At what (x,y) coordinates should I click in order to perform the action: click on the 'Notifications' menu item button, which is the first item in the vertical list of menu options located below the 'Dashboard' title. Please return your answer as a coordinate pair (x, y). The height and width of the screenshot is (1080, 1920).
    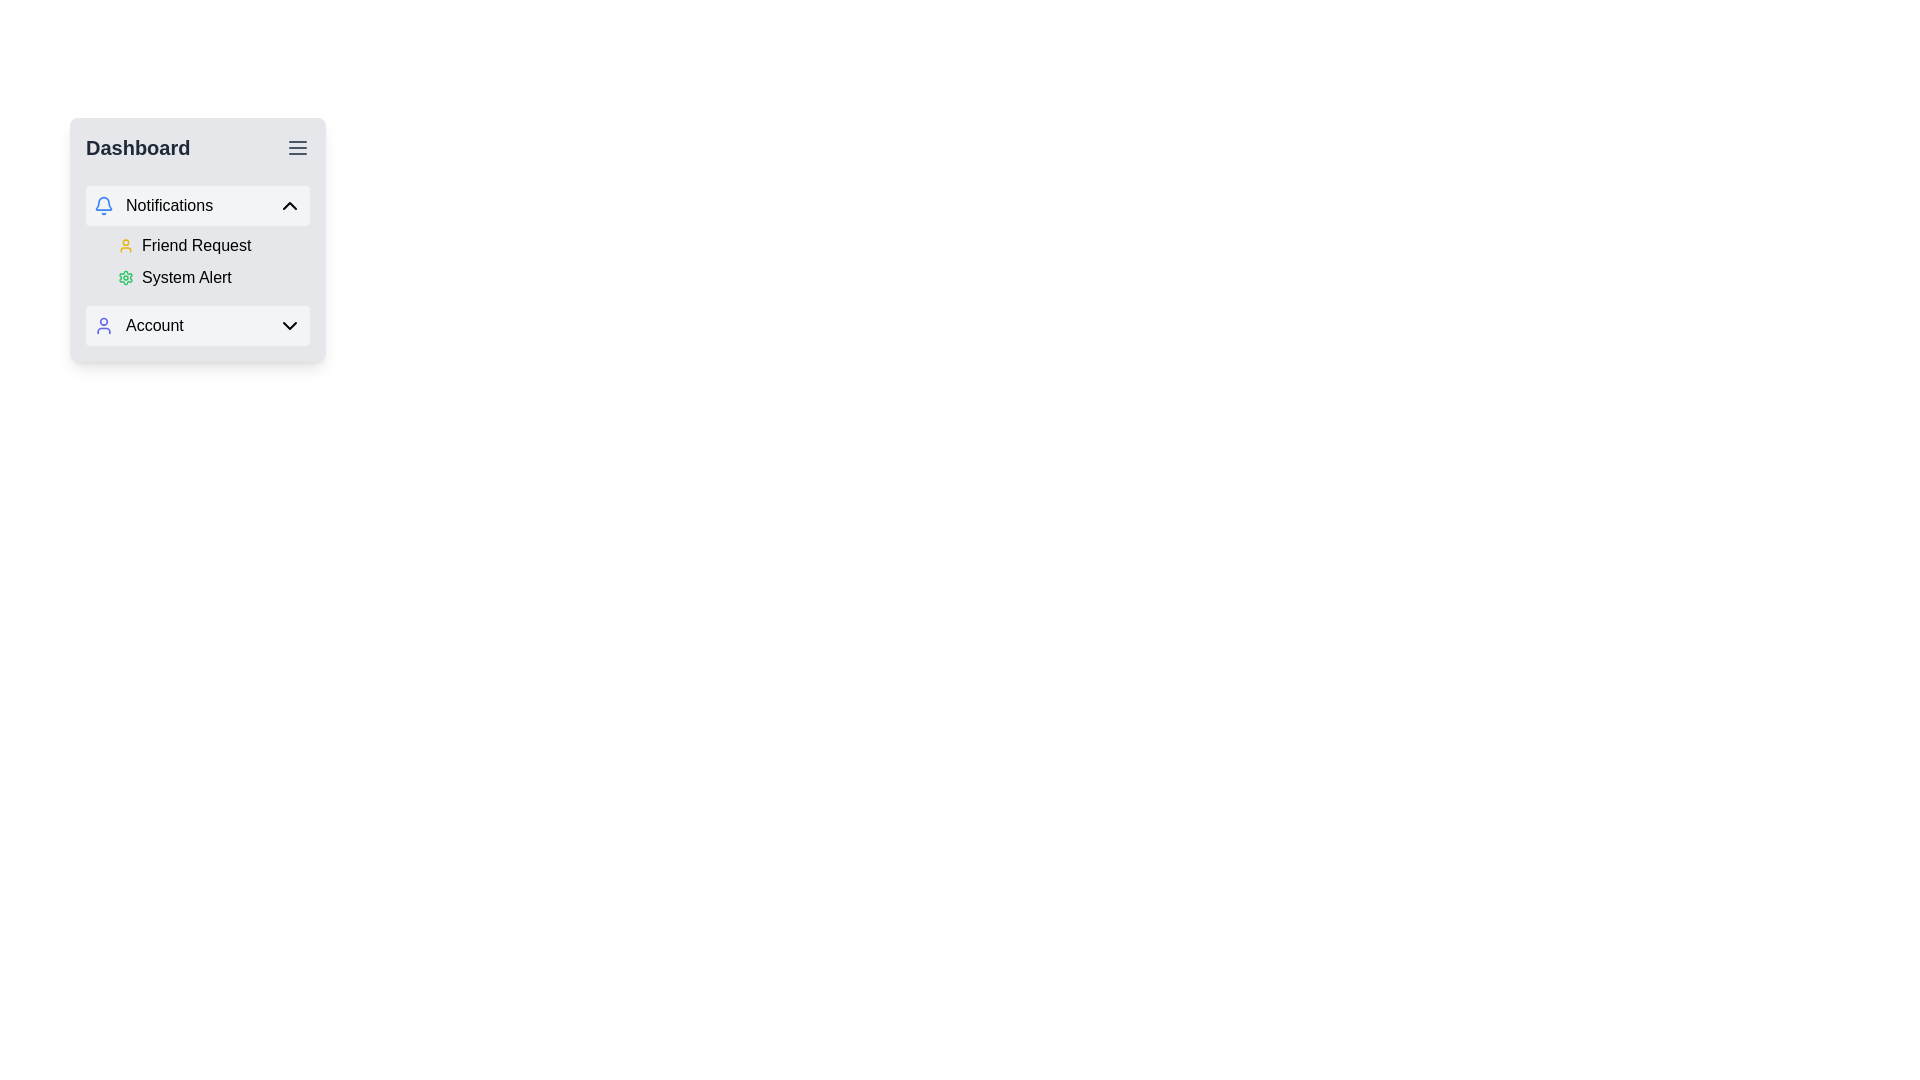
    Looking at the image, I should click on (197, 205).